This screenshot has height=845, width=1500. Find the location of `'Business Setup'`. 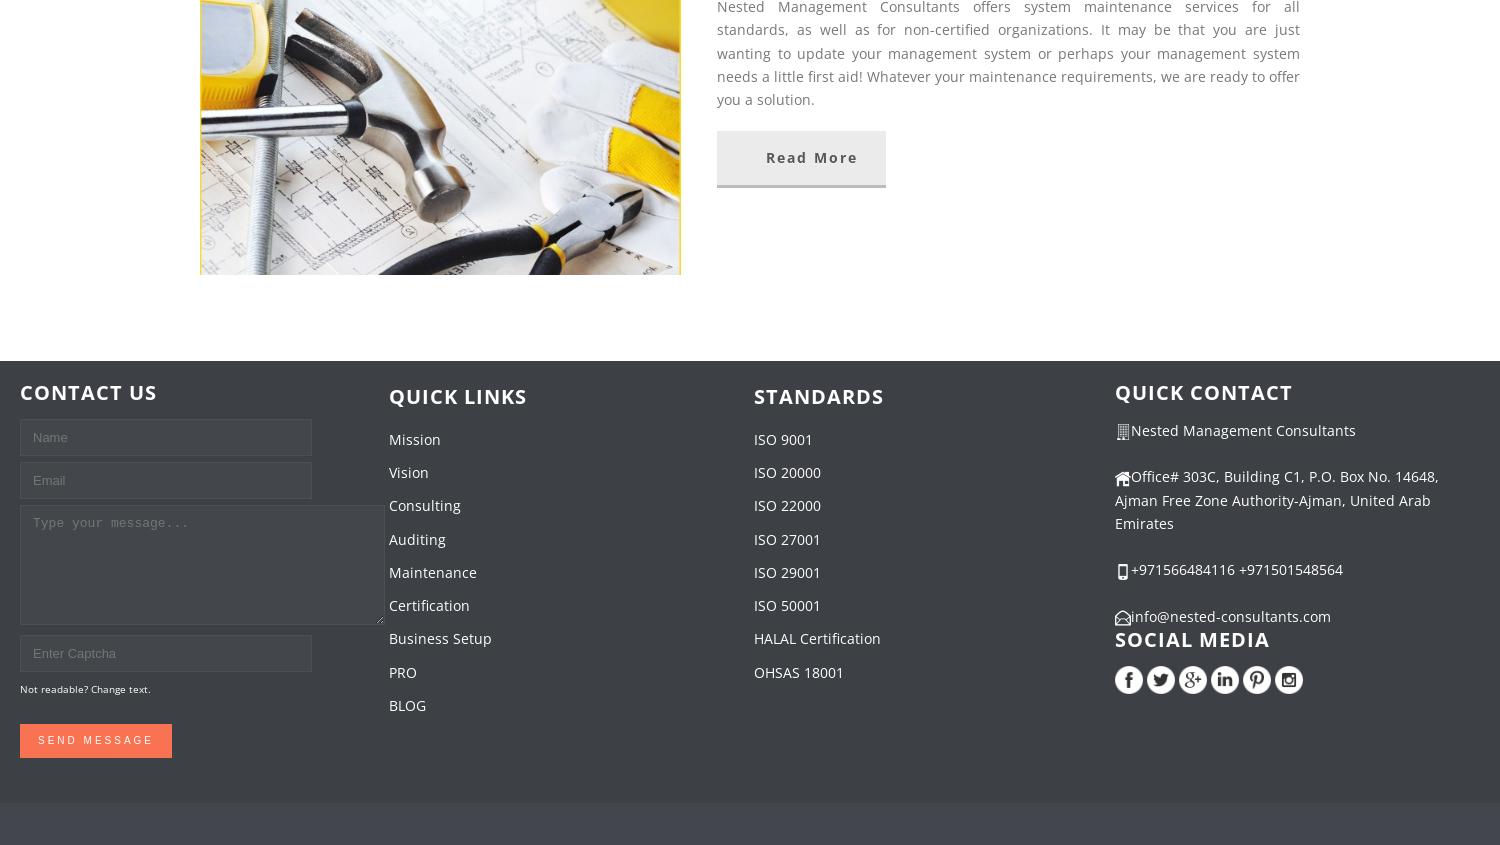

'Business Setup' is located at coordinates (388, 638).